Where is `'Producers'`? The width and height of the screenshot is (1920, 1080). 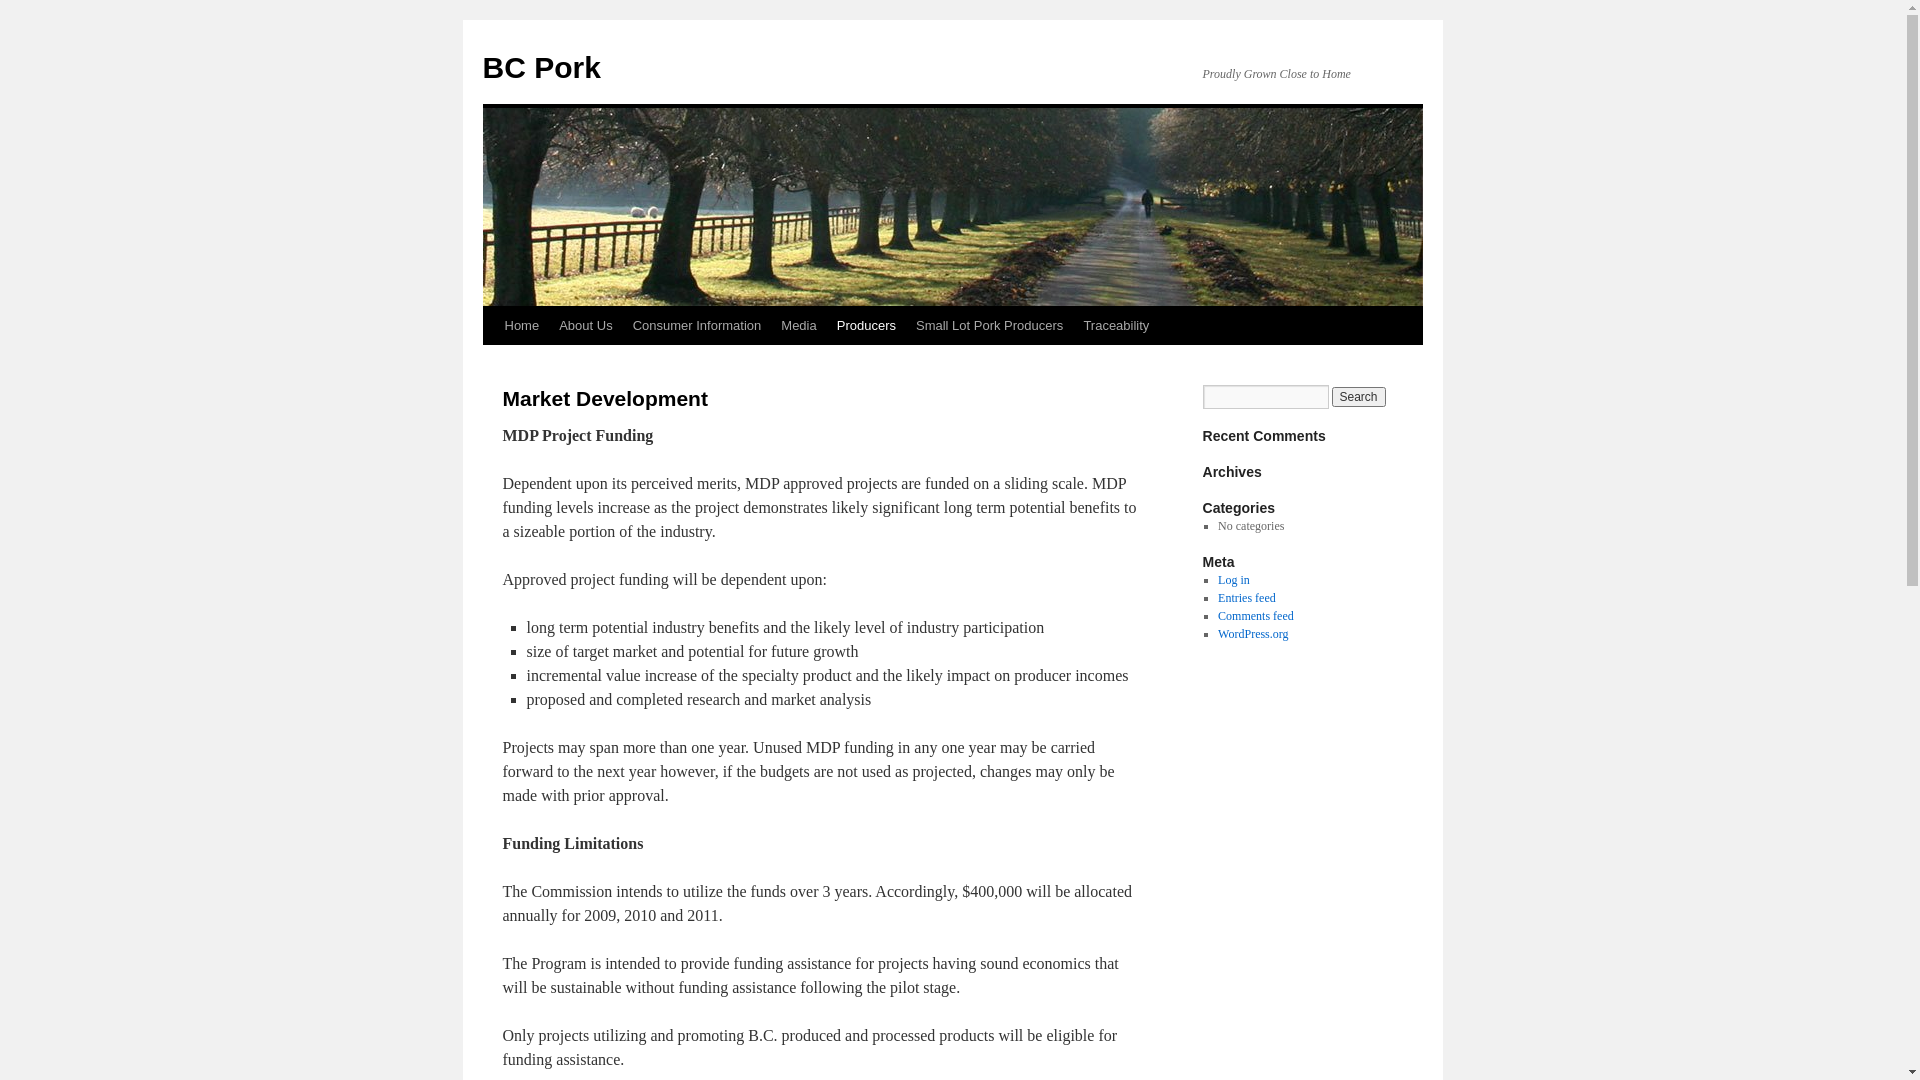 'Producers' is located at coordinates (826, 325).